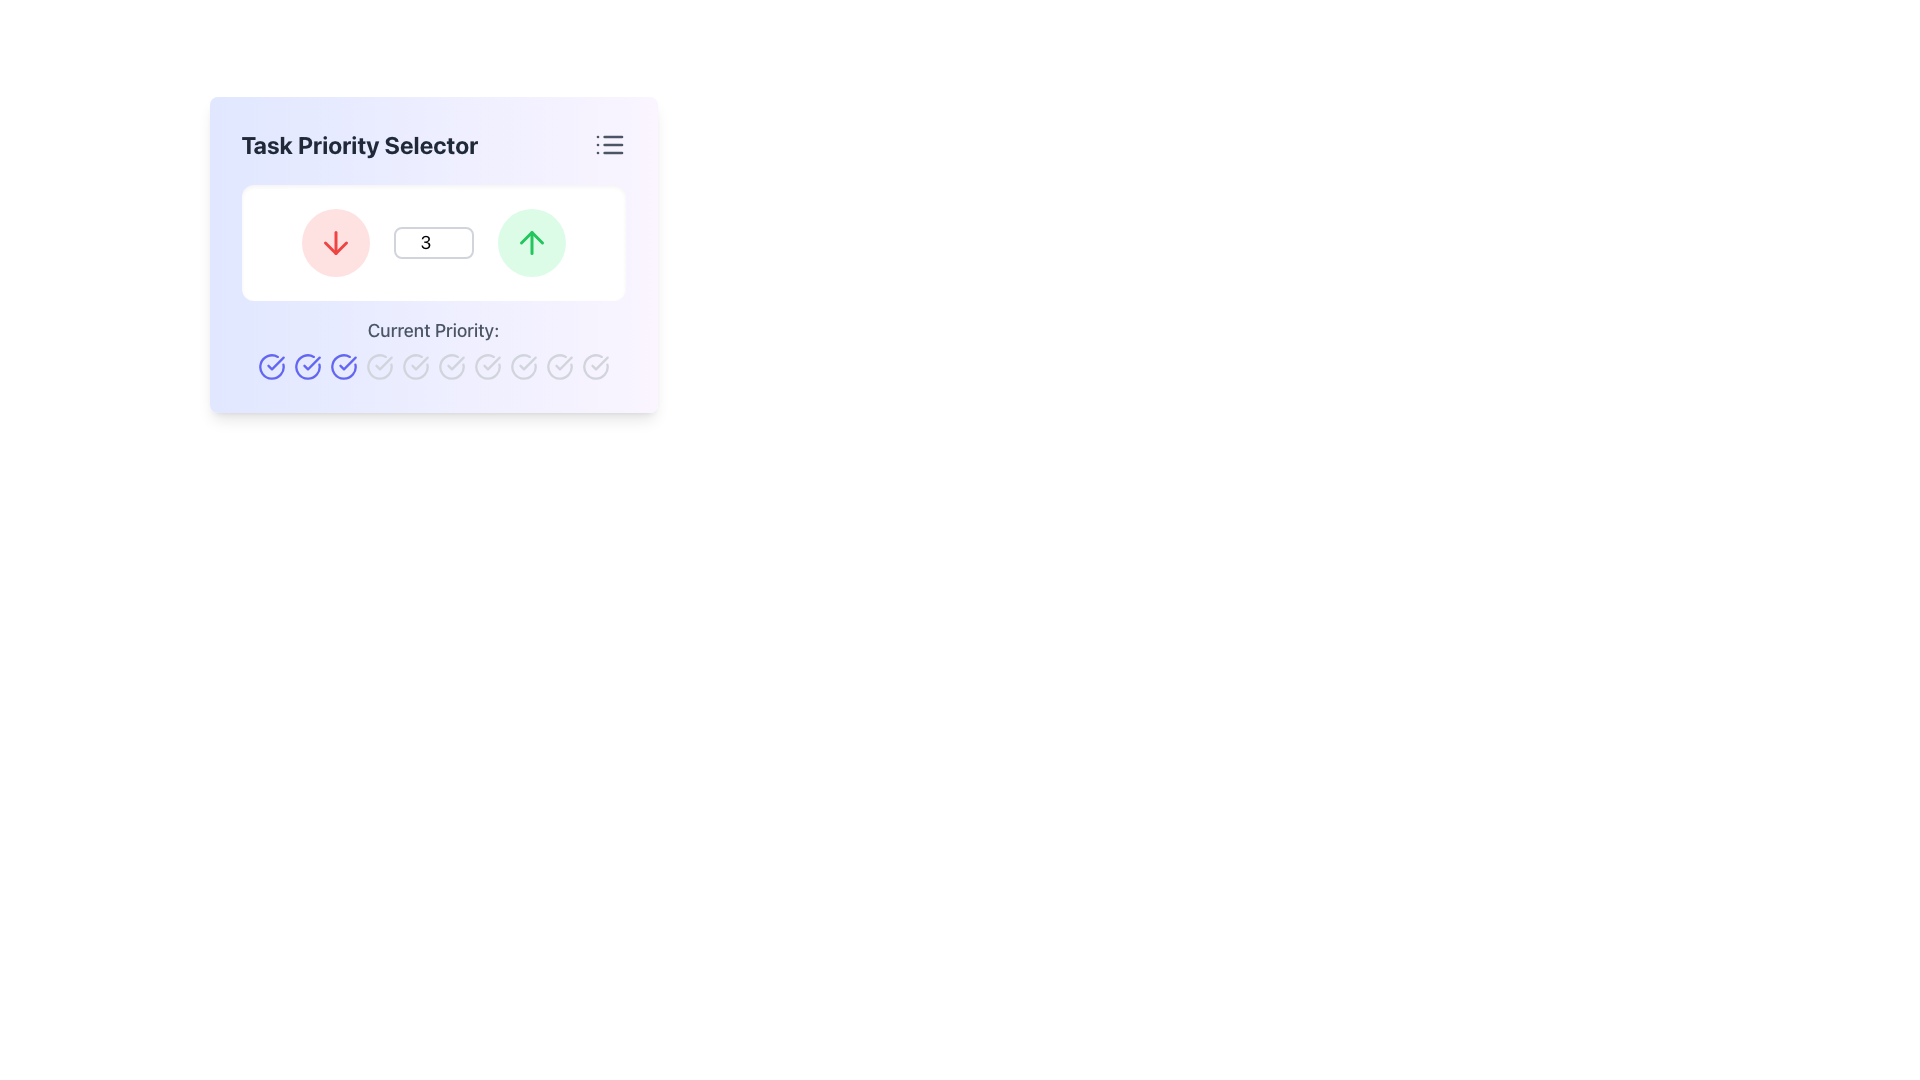 The height and width of the screenshot is (1080, 1920). I want to click on the checkmark styled icon within a circular outline, which is the fourth icon from the left in the 'Current Priority' section, indicating a neutral state, so click(527, 363).